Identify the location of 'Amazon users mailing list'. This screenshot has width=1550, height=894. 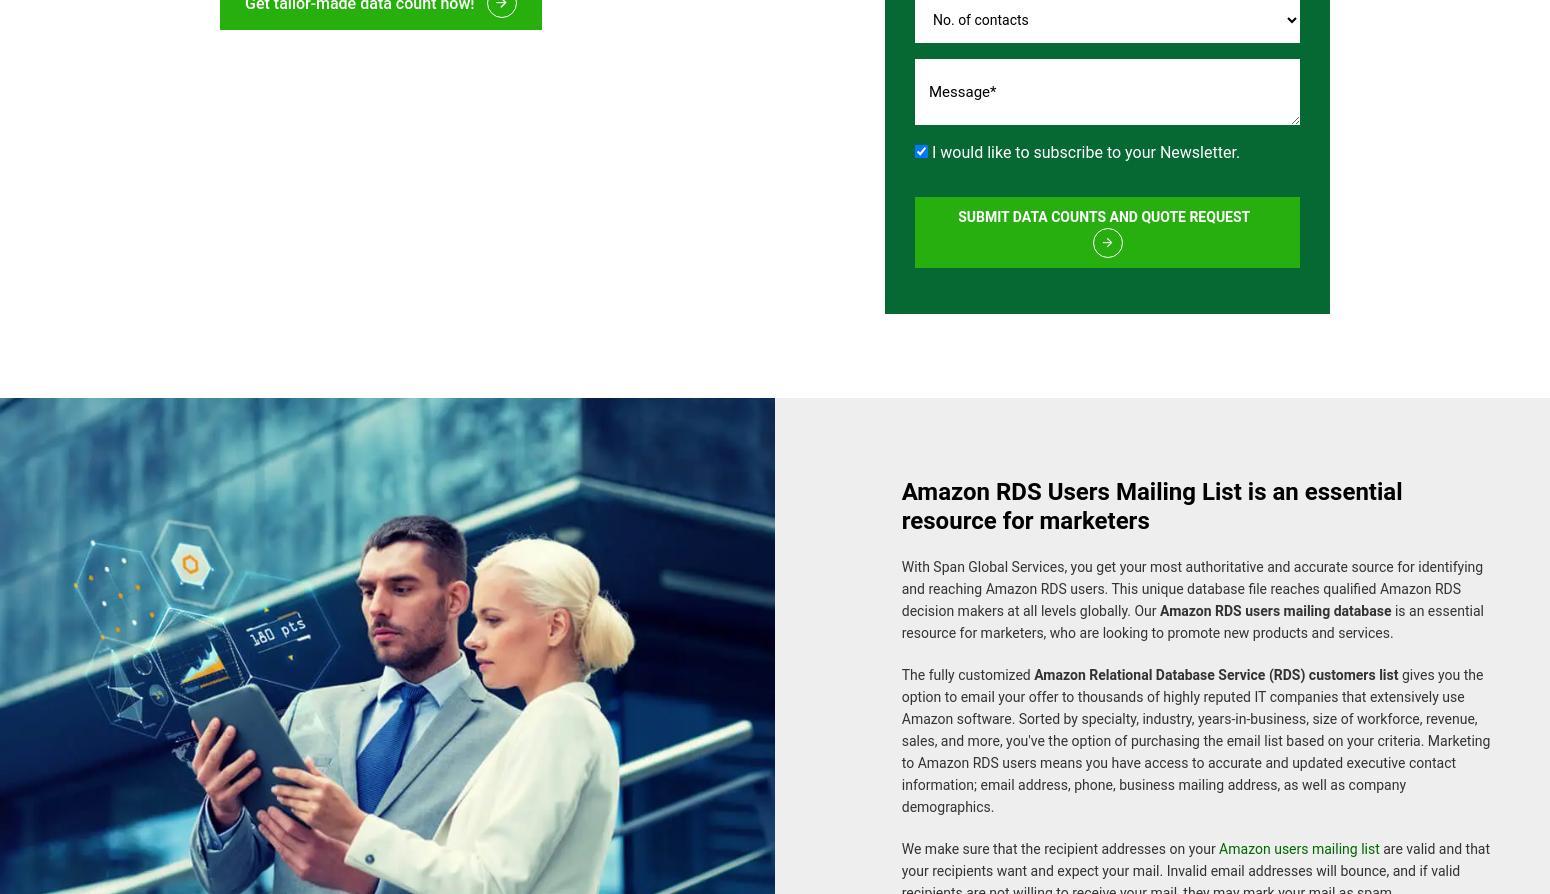
(1298, 837).